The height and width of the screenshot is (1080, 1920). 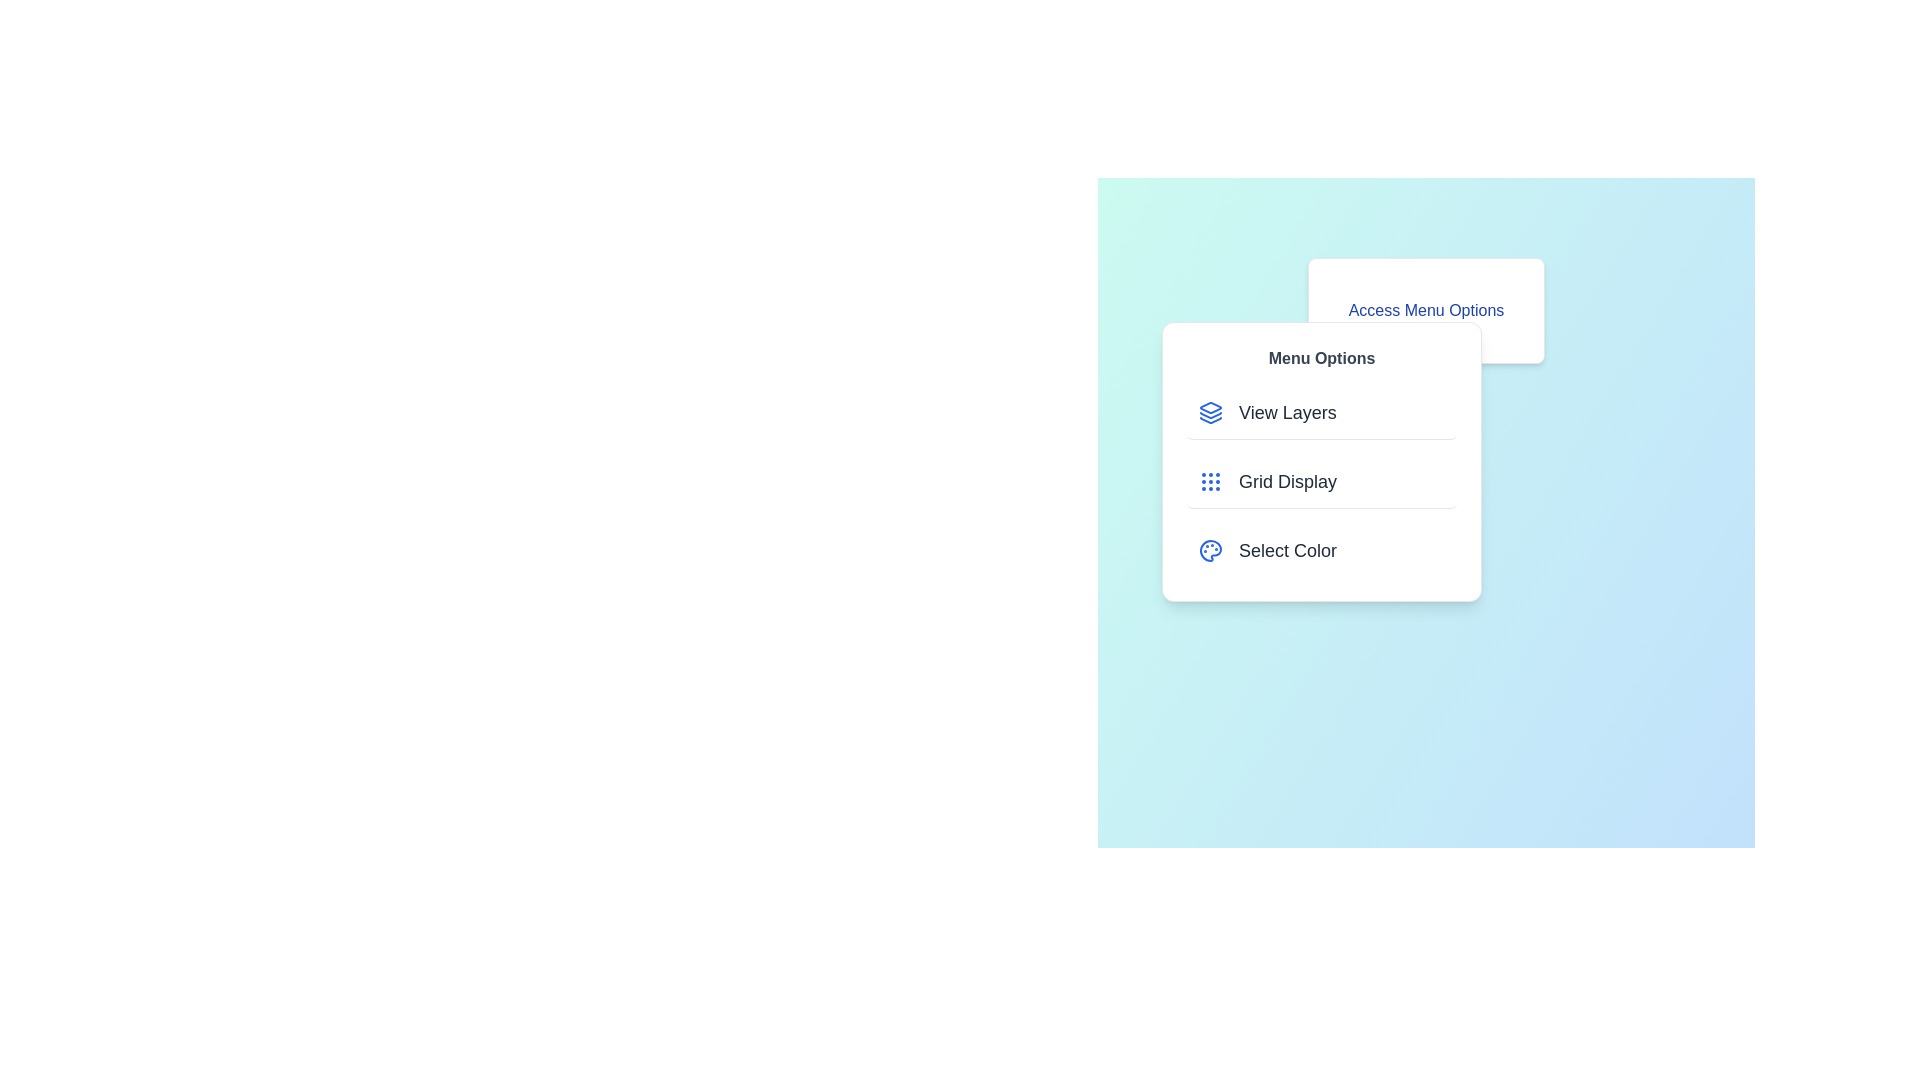 I want to click on the 'Select Color' menu item, so click(x=1321, y=551).